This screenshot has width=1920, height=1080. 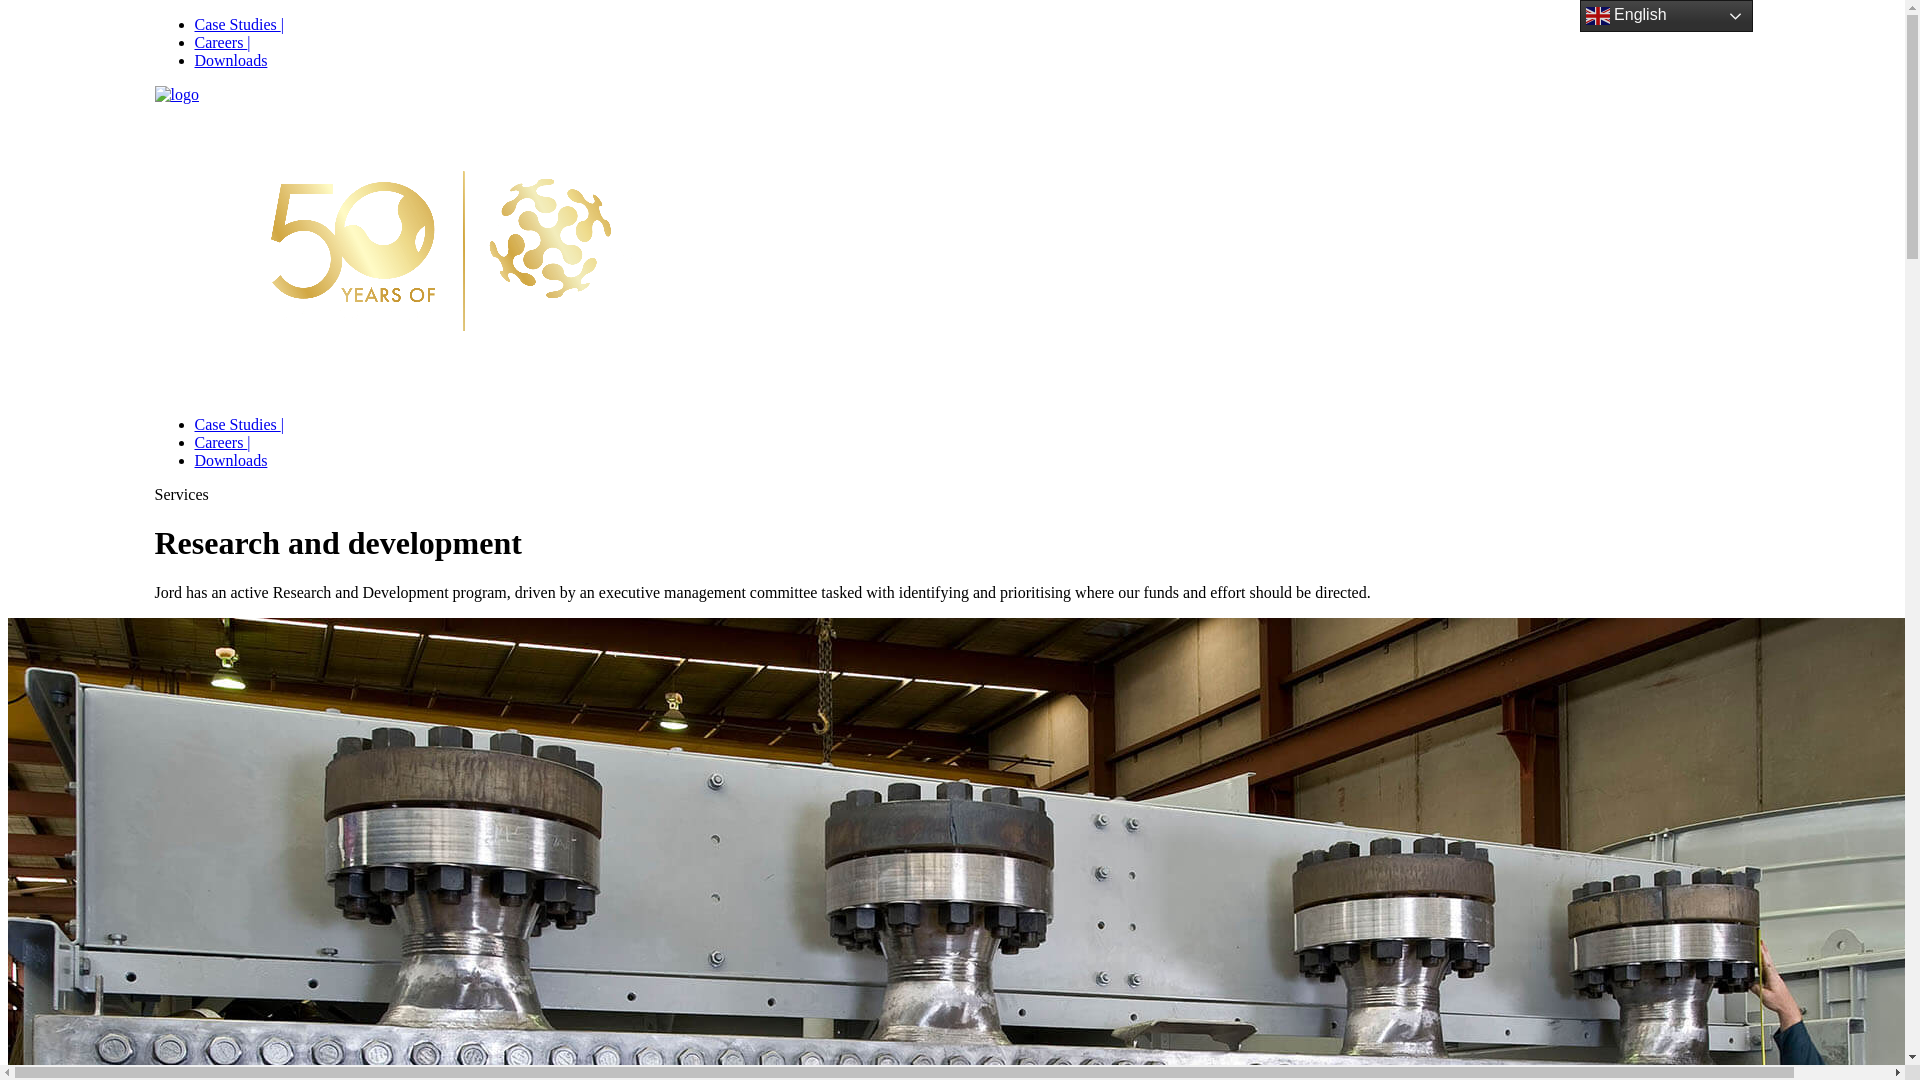 I want to click on 'Downloads', so click(x=230, y=59).